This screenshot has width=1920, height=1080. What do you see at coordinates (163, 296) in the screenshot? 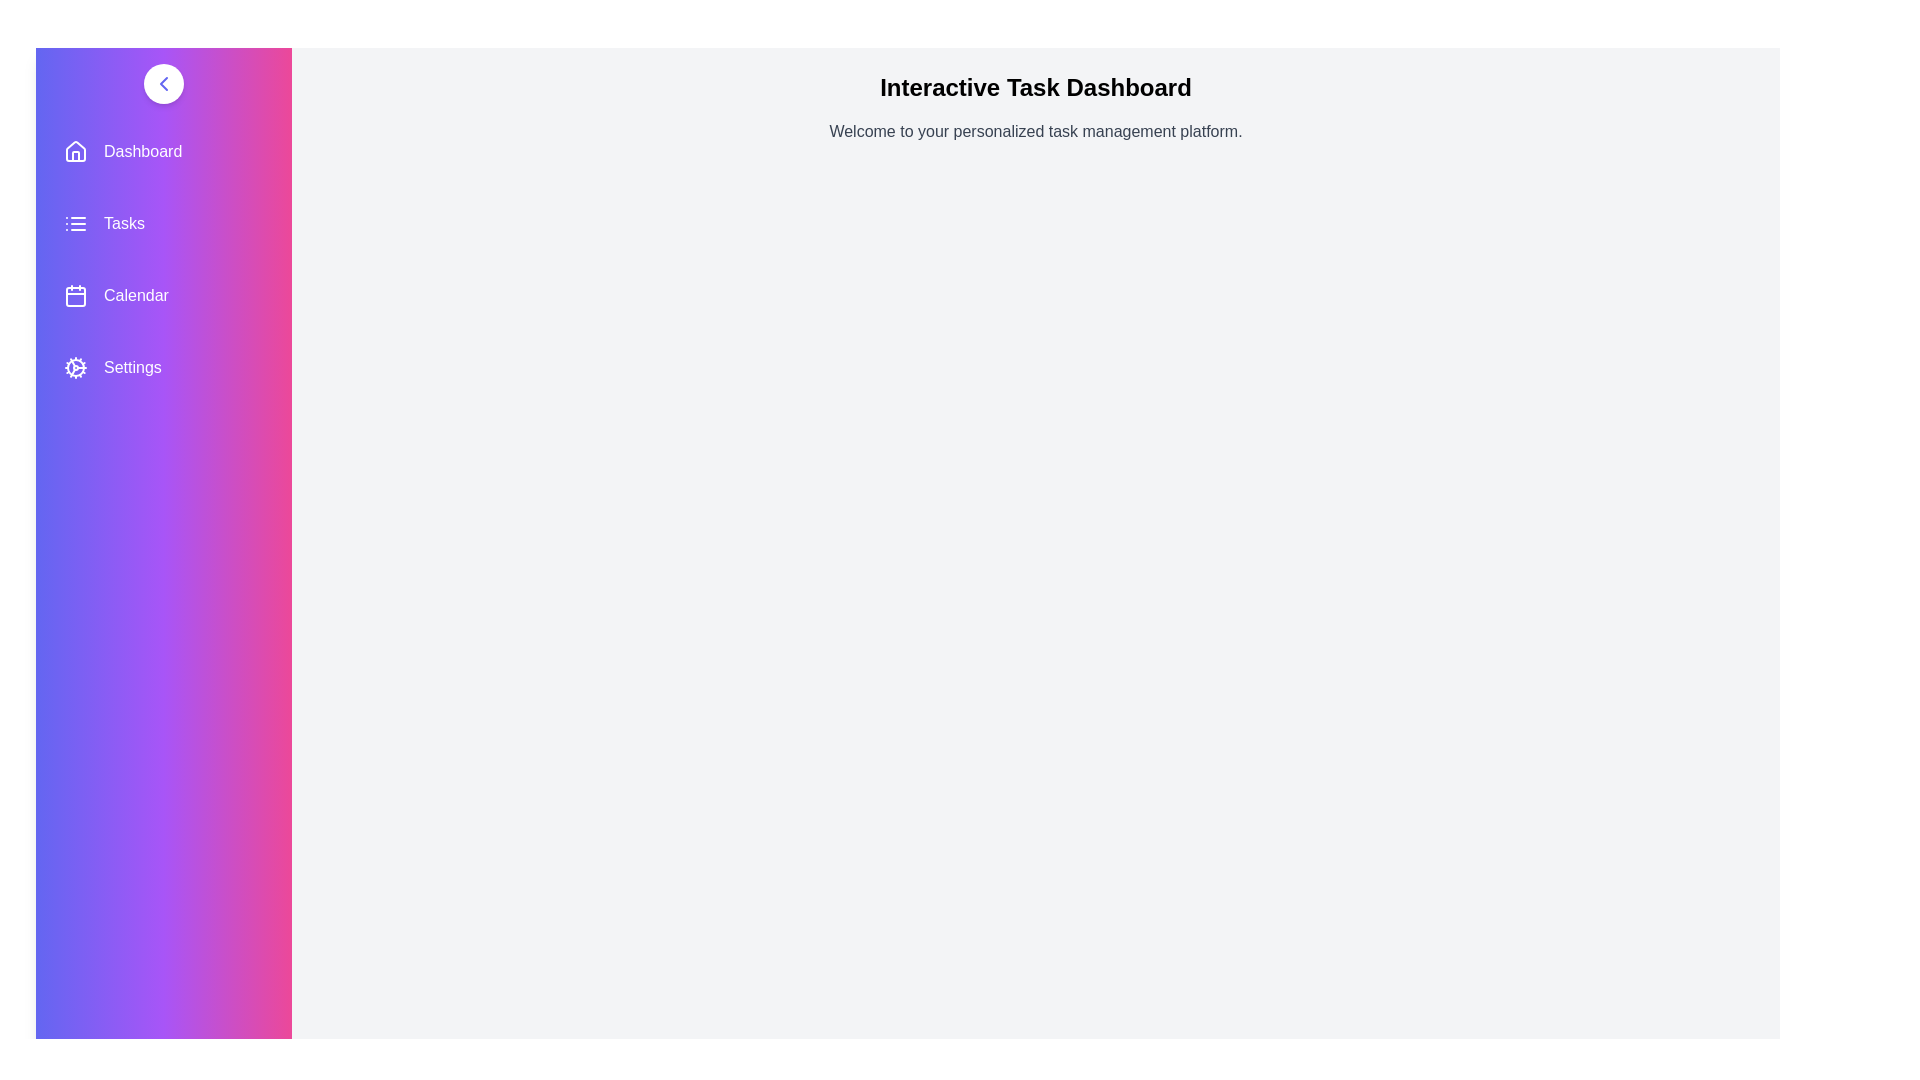
I see `the menu item labeled Calendar to observe its hover effect` at bounding box center [163, 296].